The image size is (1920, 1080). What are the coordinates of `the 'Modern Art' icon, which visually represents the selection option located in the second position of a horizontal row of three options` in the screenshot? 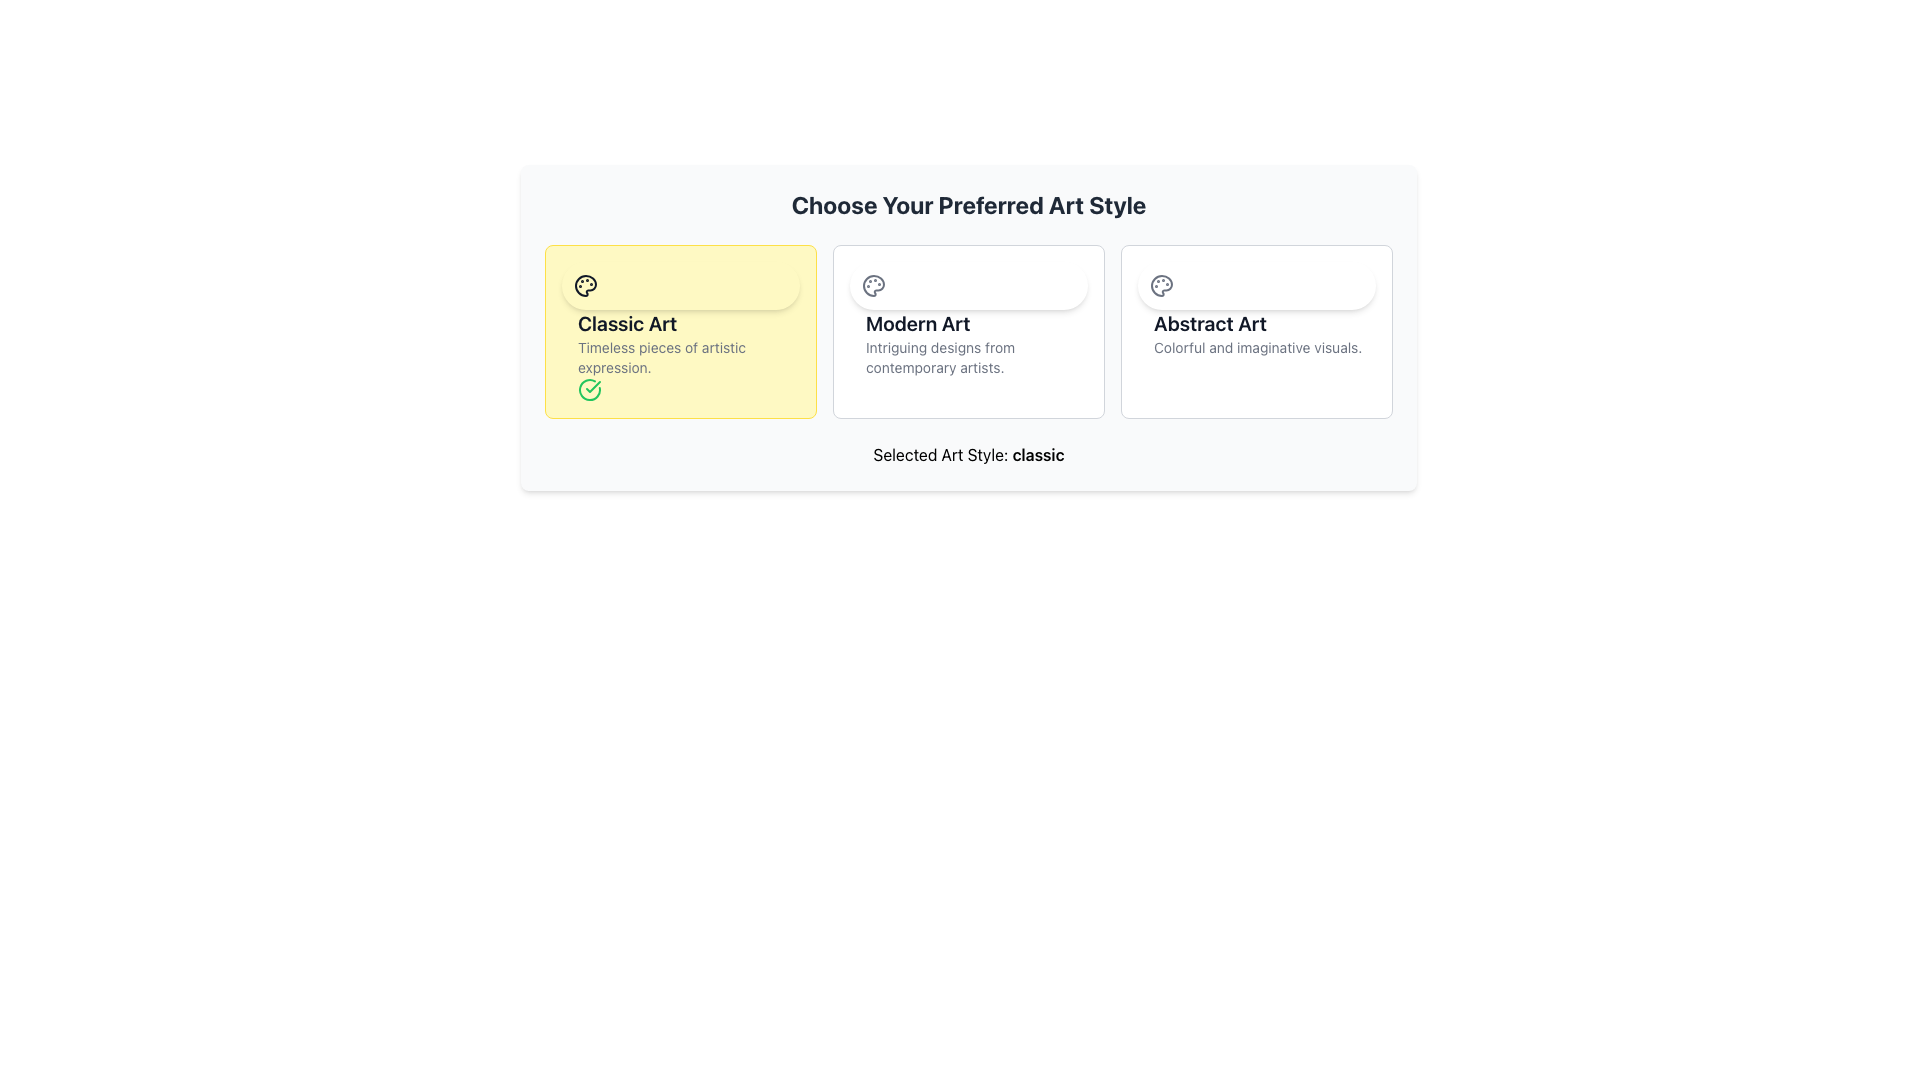 It's located at (873, 285).